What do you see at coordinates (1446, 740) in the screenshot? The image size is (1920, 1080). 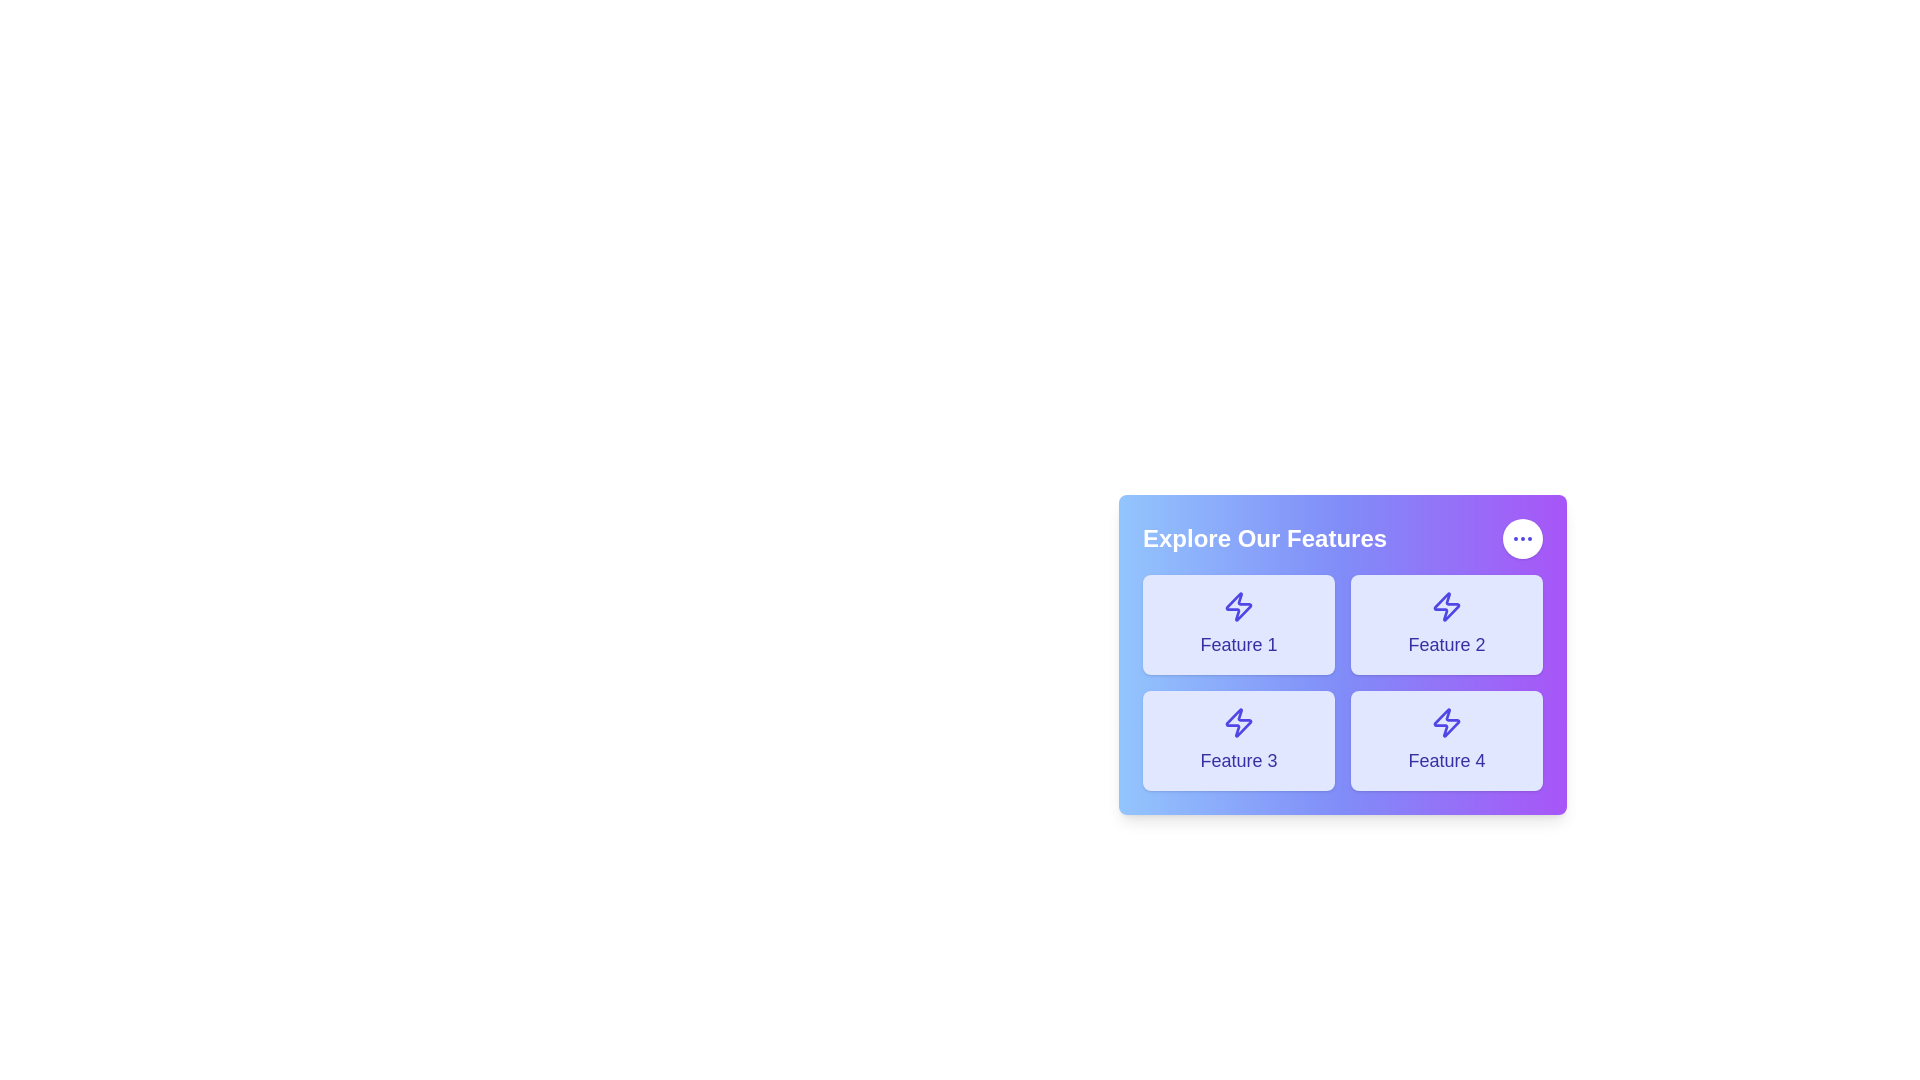 I see `the button styled with a light indigo background containing a lightning bolt icon and the text 'Feature 4'` at bounding box center [1446, 740].